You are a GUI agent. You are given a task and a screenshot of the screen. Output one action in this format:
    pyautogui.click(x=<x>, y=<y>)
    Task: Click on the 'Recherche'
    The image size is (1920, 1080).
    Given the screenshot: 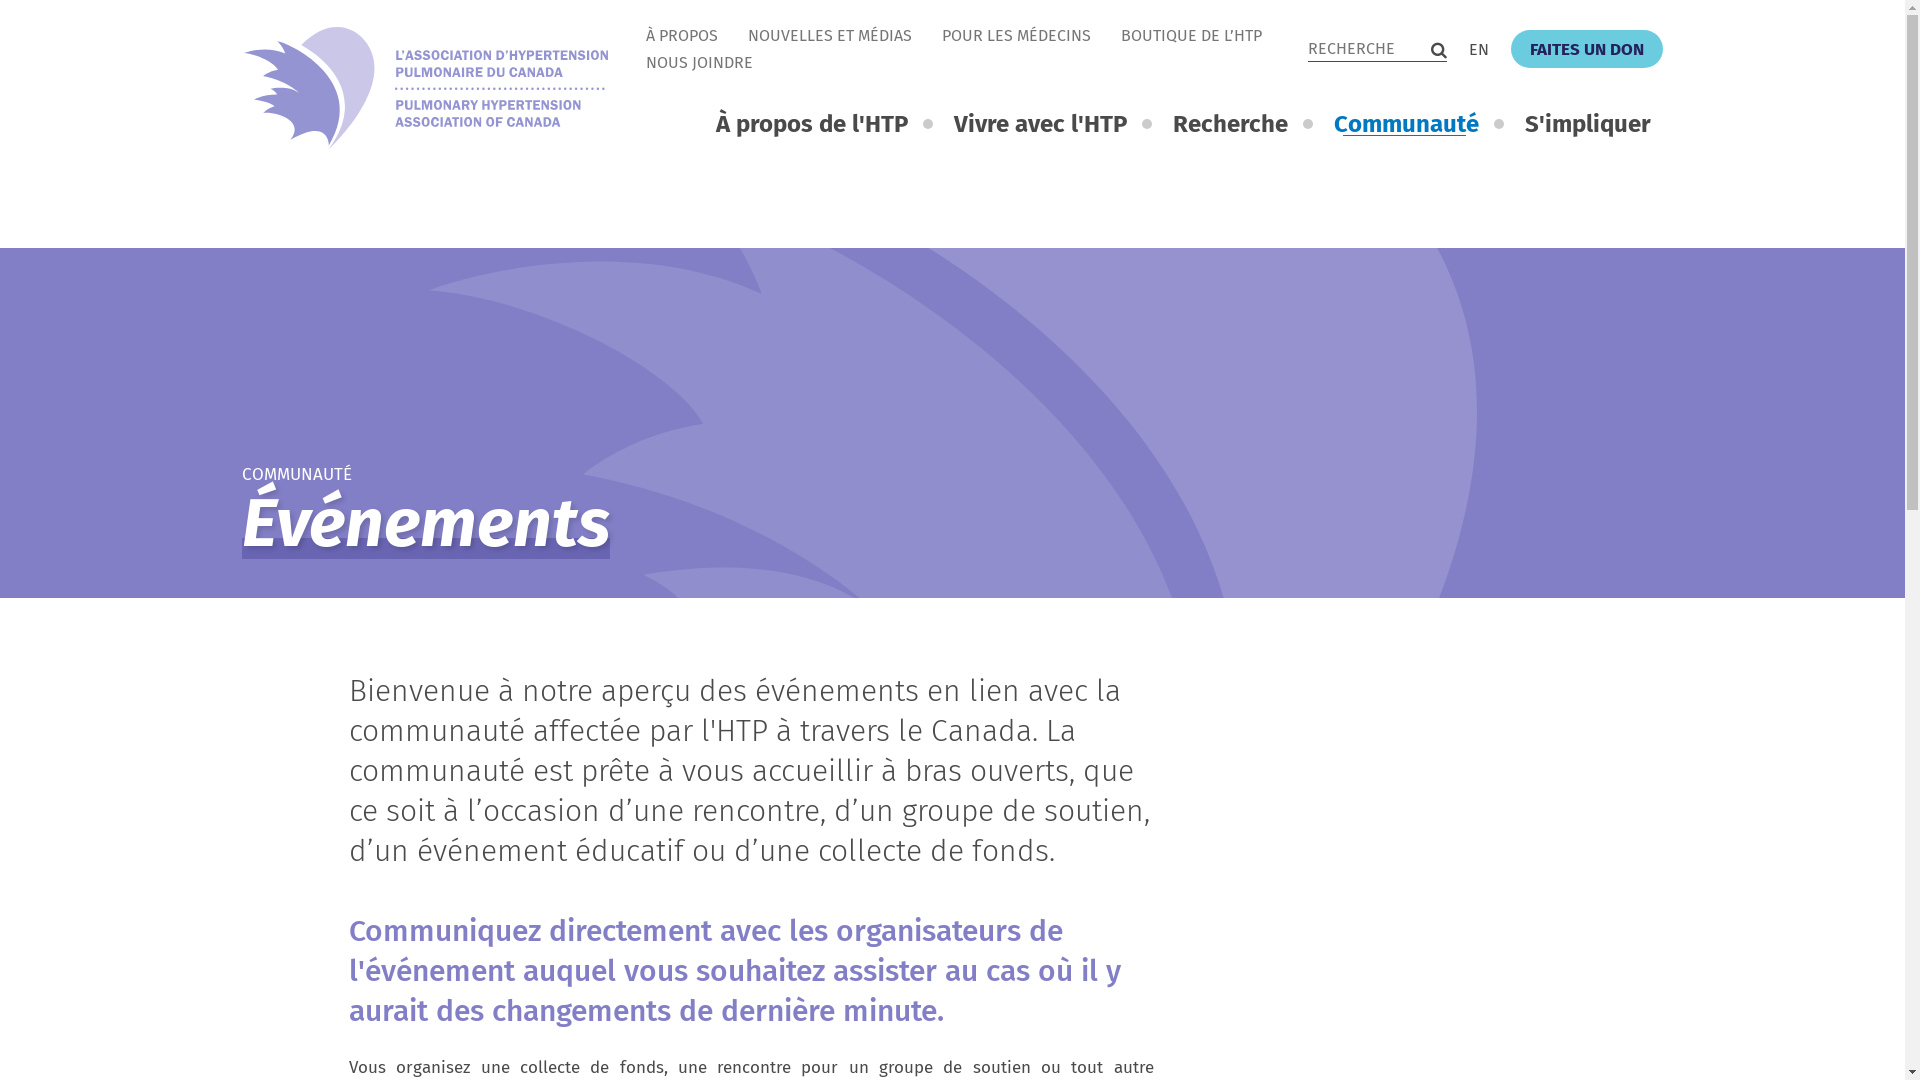 What is the action you would take?
    pyautogui.click(x=1429, y=49)
    